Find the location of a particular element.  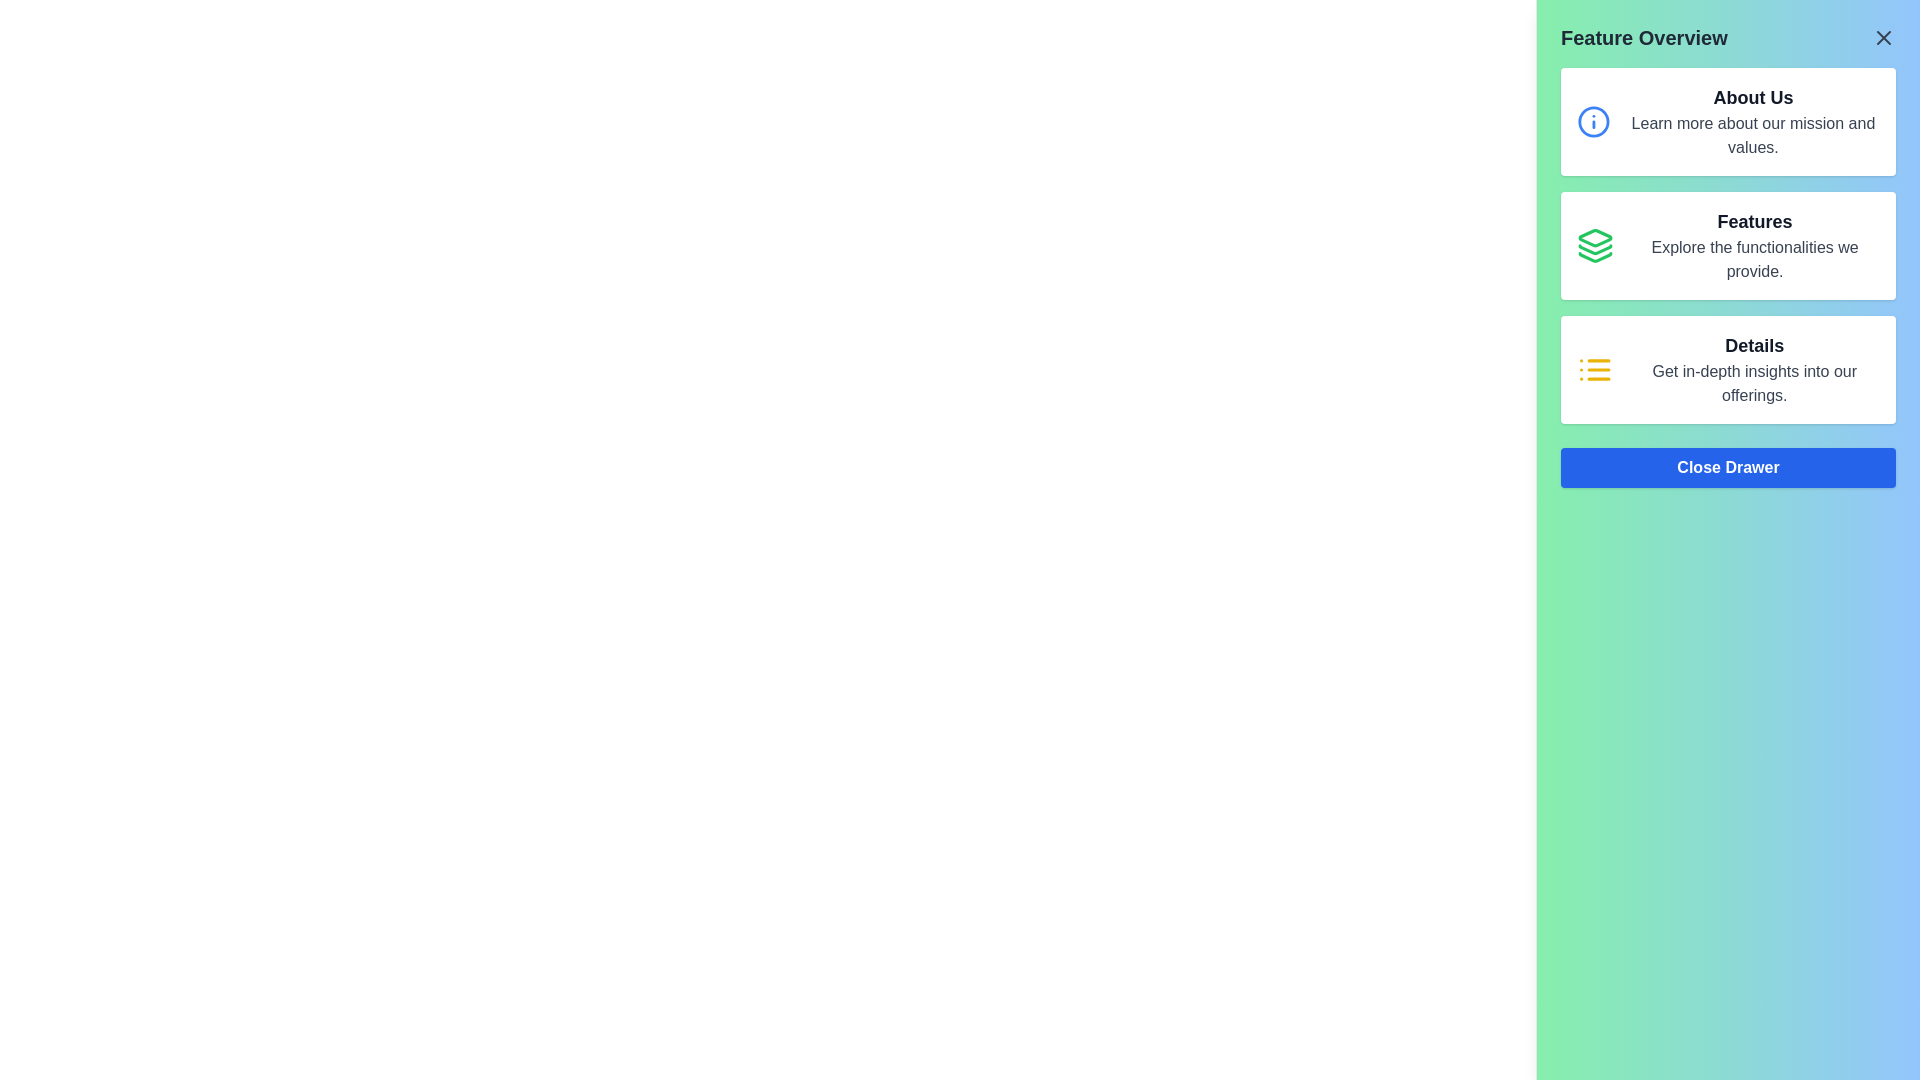

the static text element styled in gray with the content 'Get in-depth insights into our offerings.' located below the bold title 'Details.' is located at coordinates (1753, 384).